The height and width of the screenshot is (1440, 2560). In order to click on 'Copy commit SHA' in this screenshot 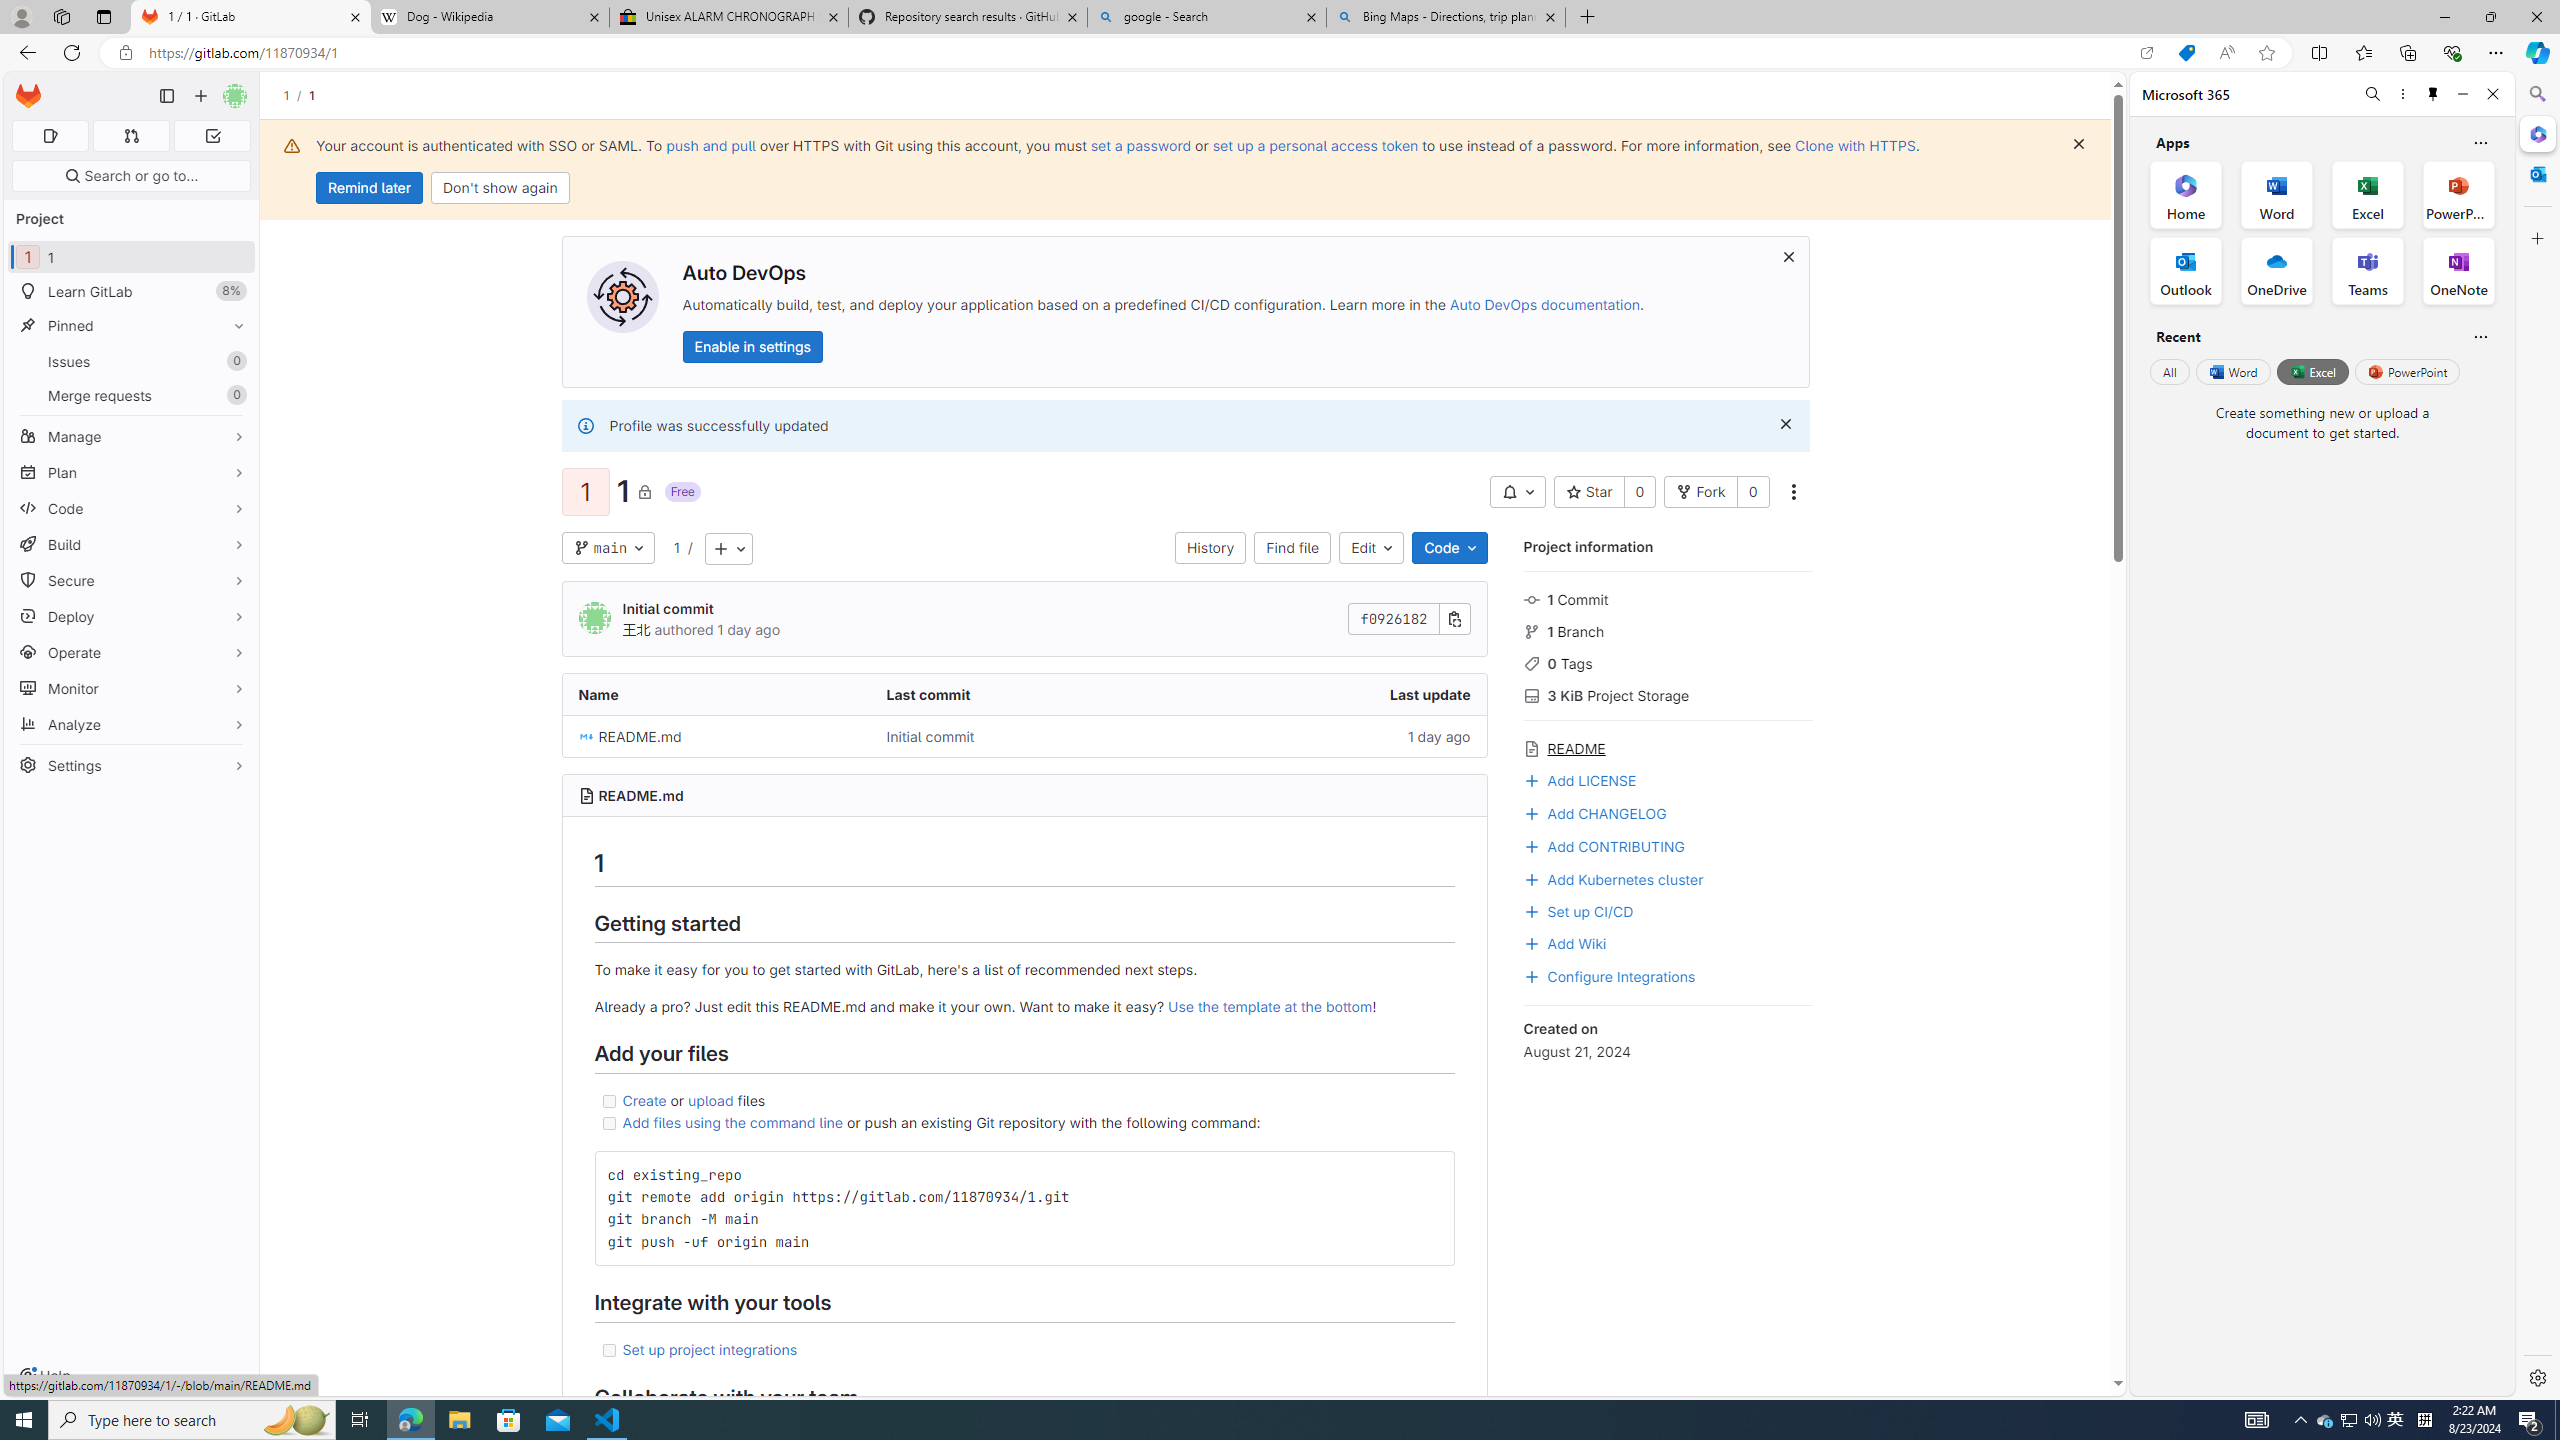, I will do `click(1455, 618)`.